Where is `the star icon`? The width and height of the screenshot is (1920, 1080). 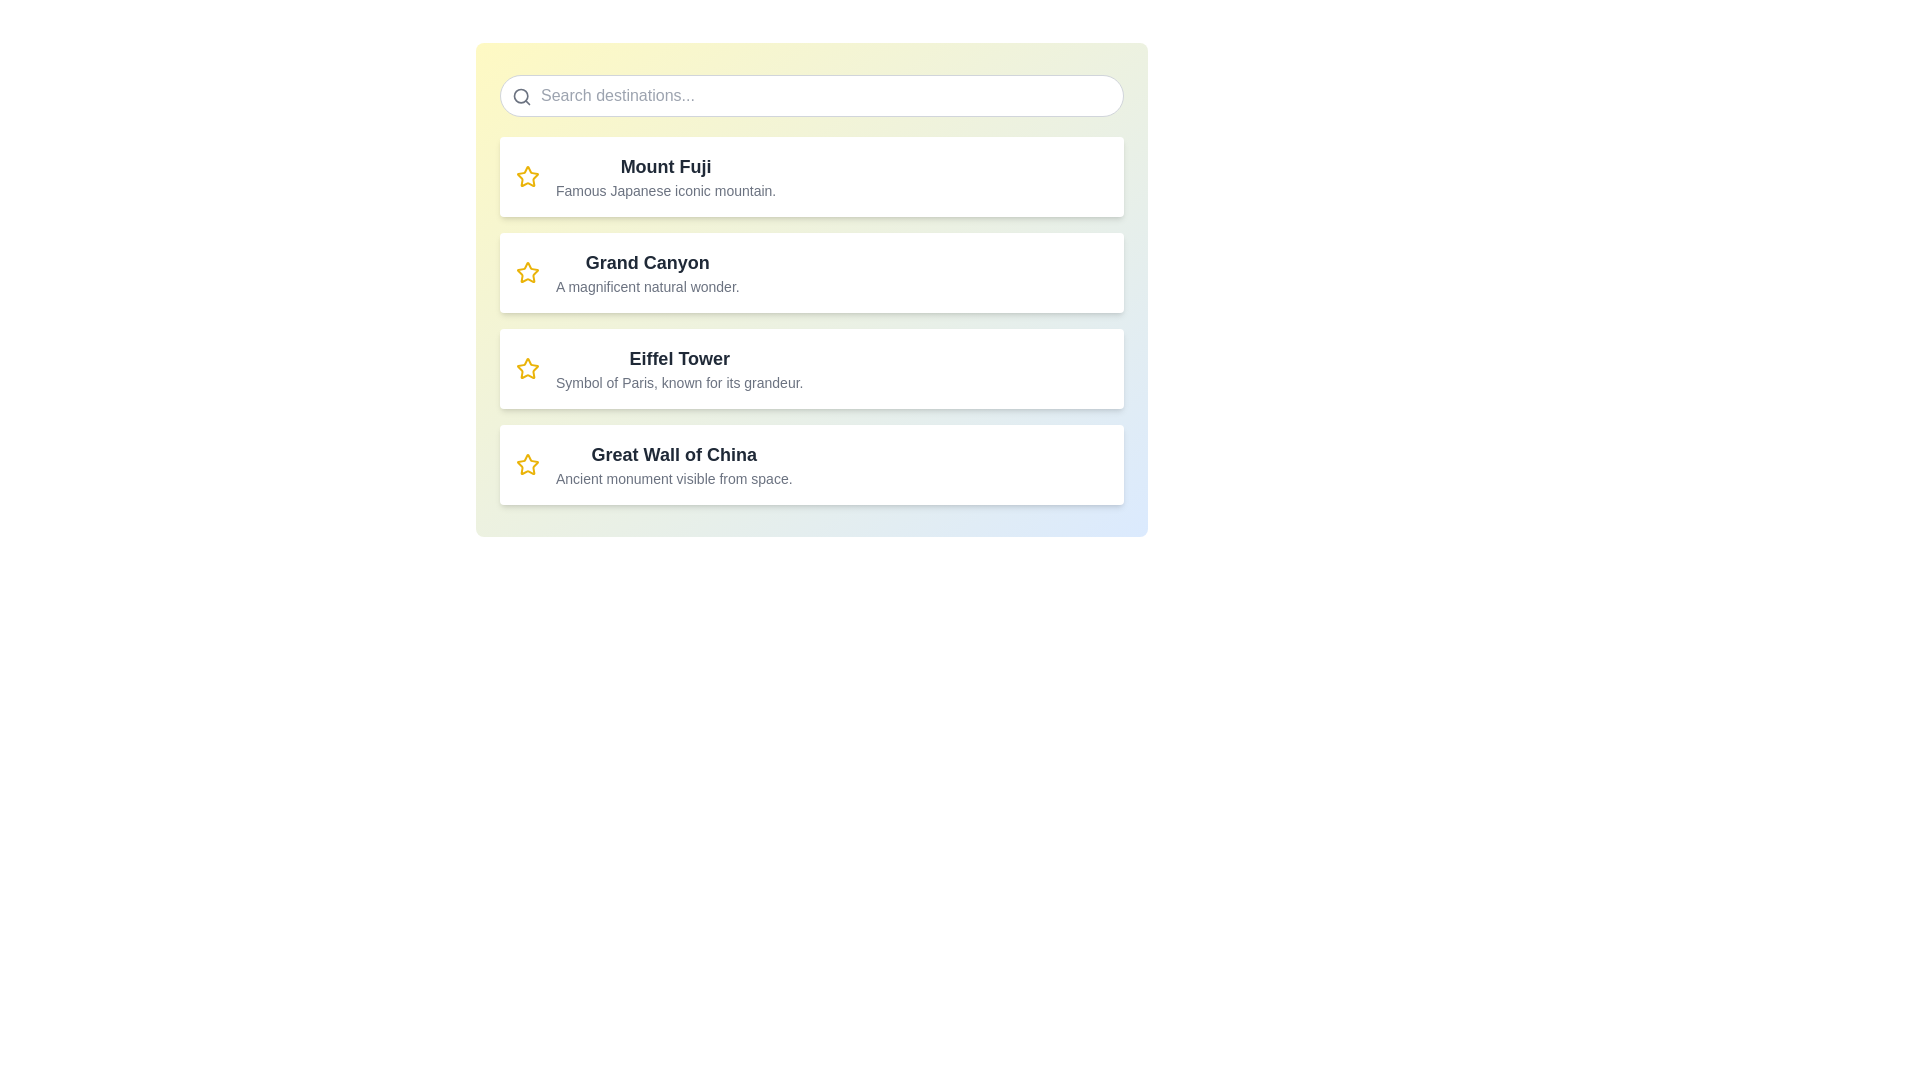
the star icon is located at coordinates (528, 369).